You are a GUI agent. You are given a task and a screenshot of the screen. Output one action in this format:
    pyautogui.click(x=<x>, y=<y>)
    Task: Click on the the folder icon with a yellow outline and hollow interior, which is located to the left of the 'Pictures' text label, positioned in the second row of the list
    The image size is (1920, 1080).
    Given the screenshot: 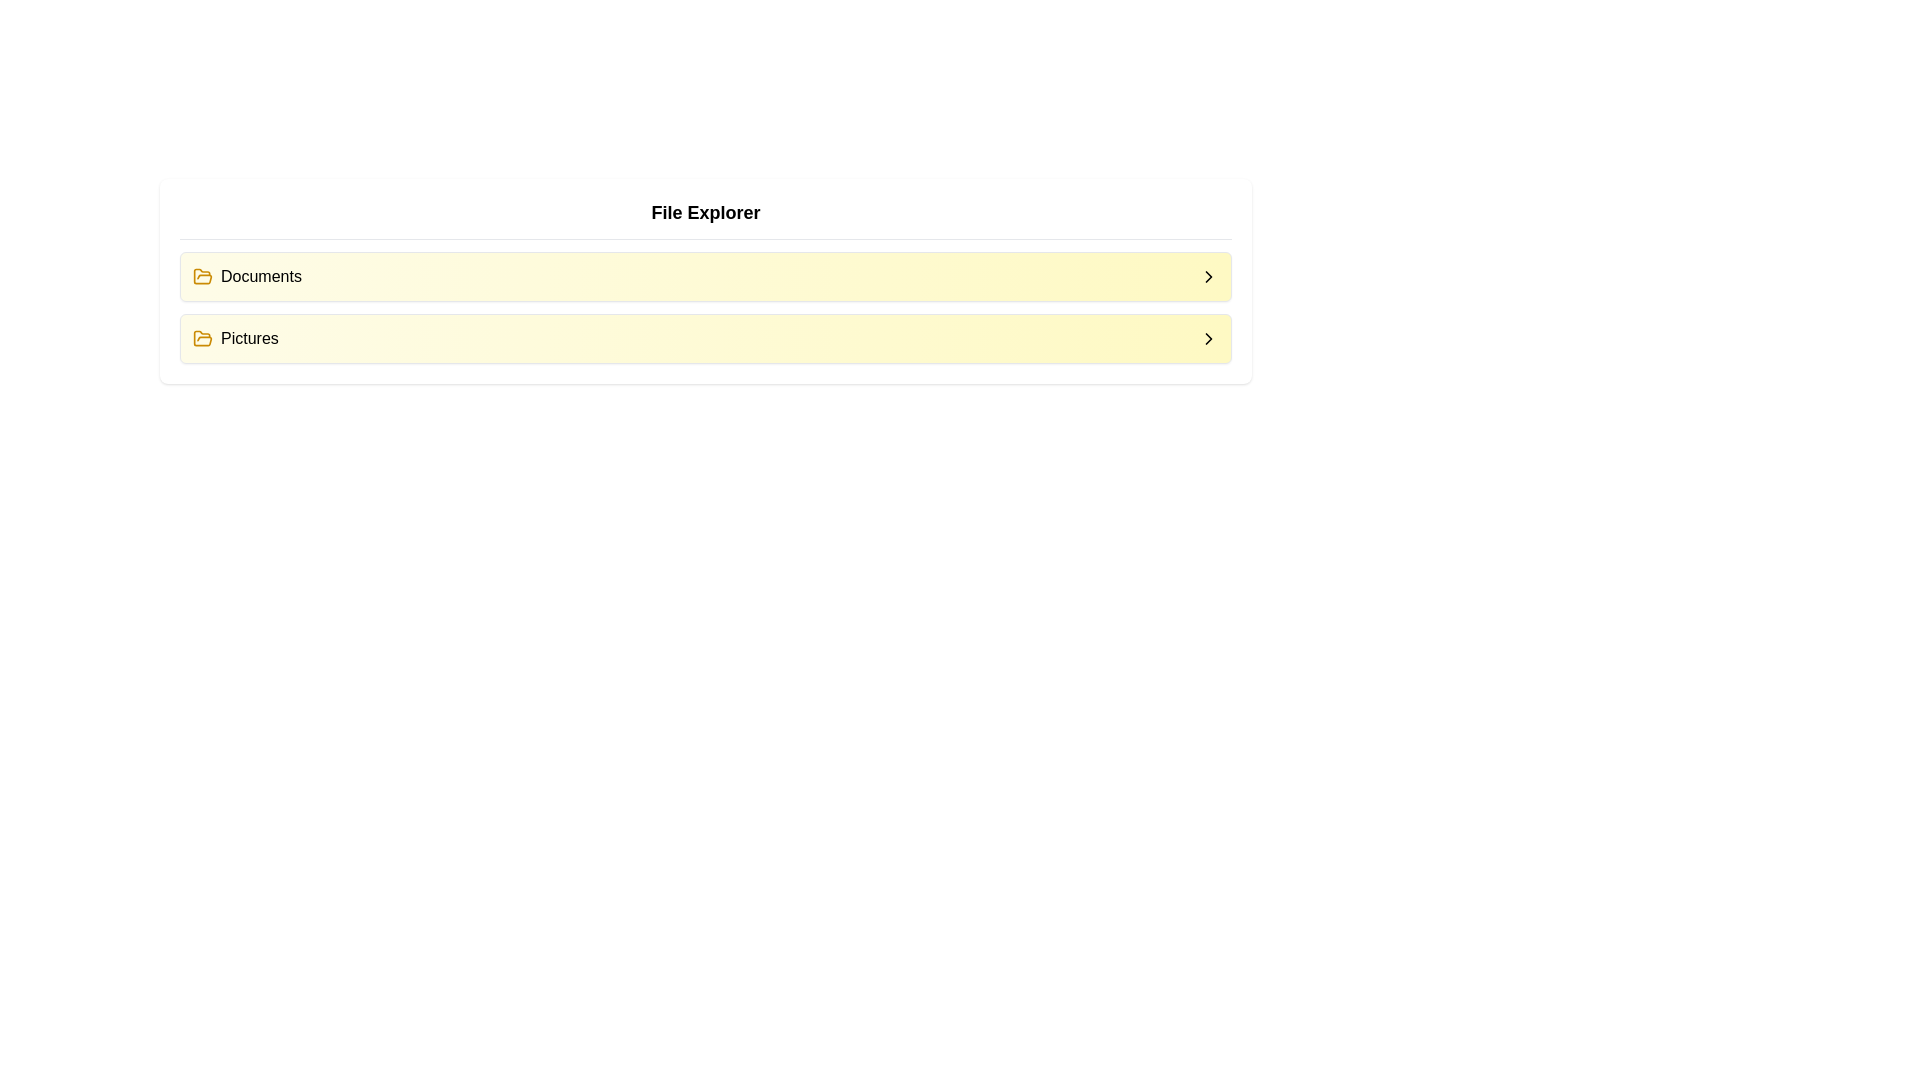 What is the action you would take?
    pyautogui.click(x=202, y=338)
    